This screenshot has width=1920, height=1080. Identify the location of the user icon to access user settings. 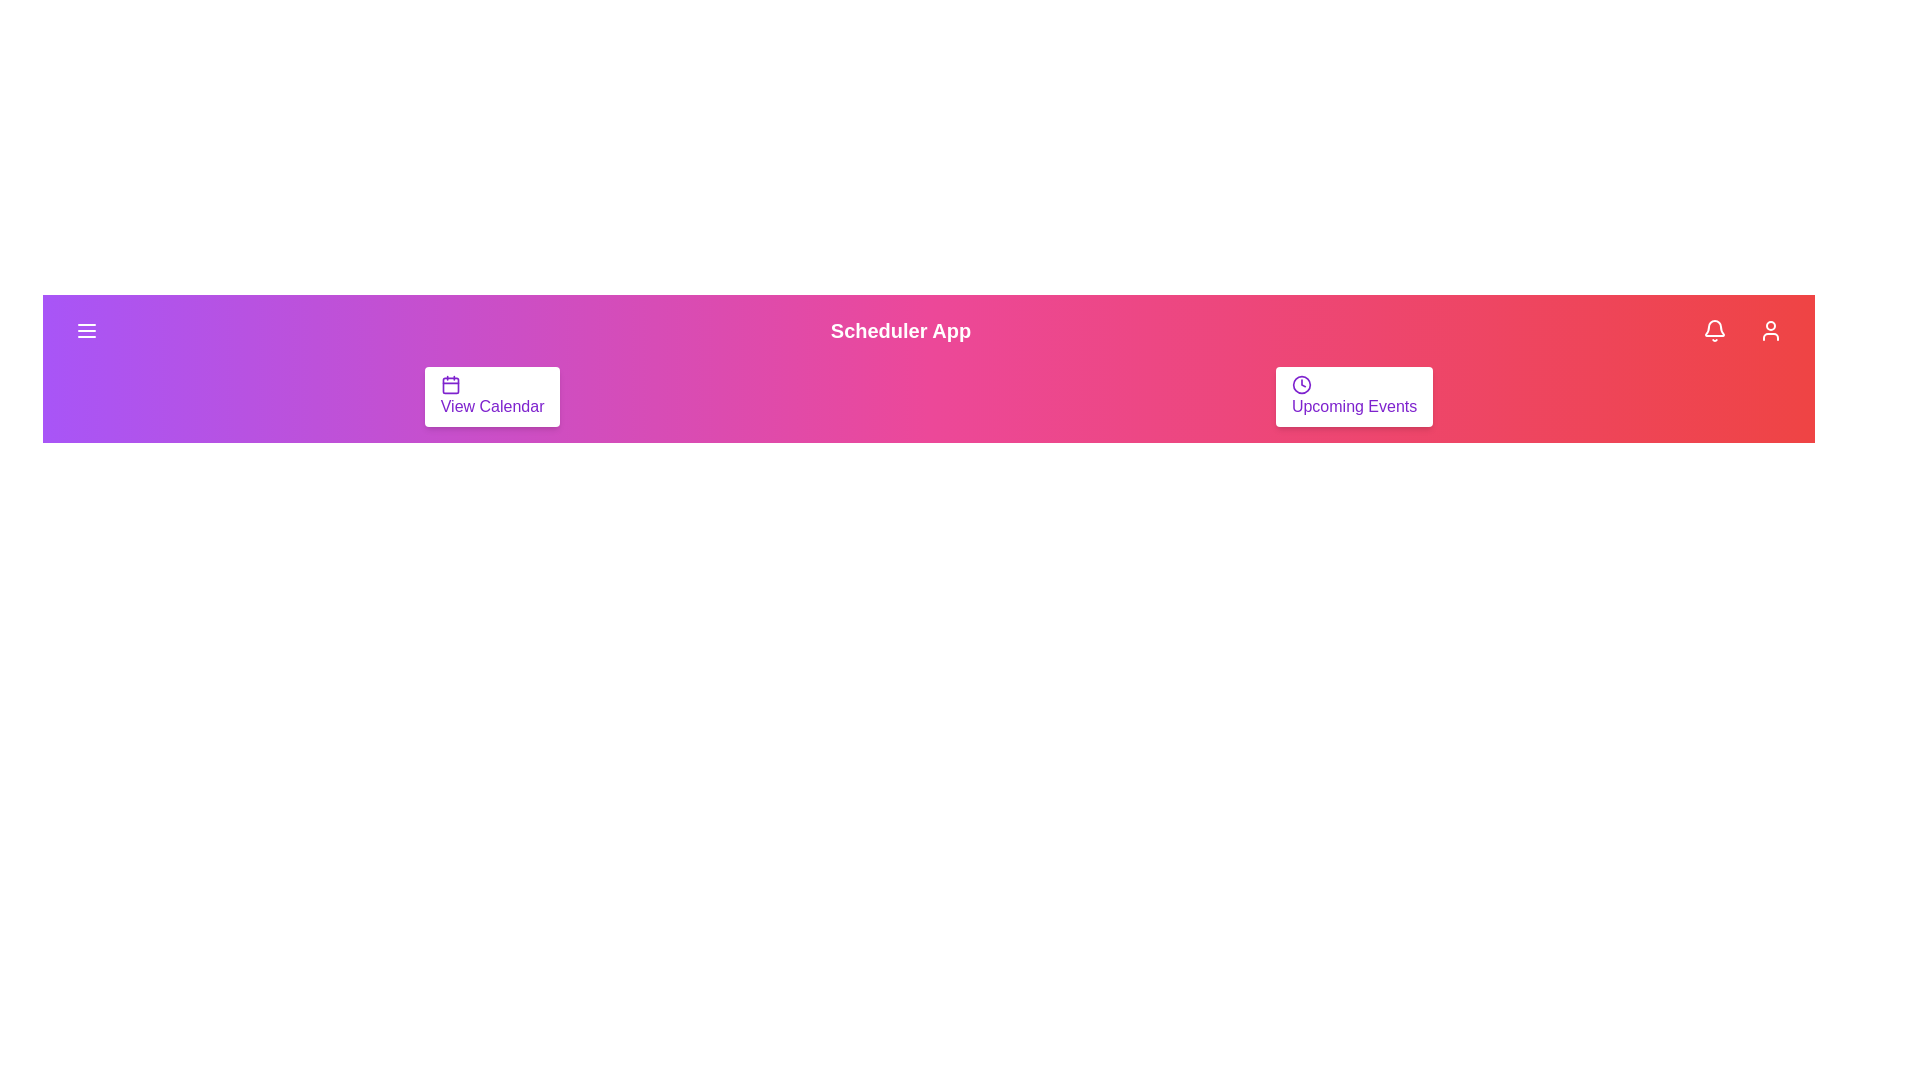
(1771, 330).